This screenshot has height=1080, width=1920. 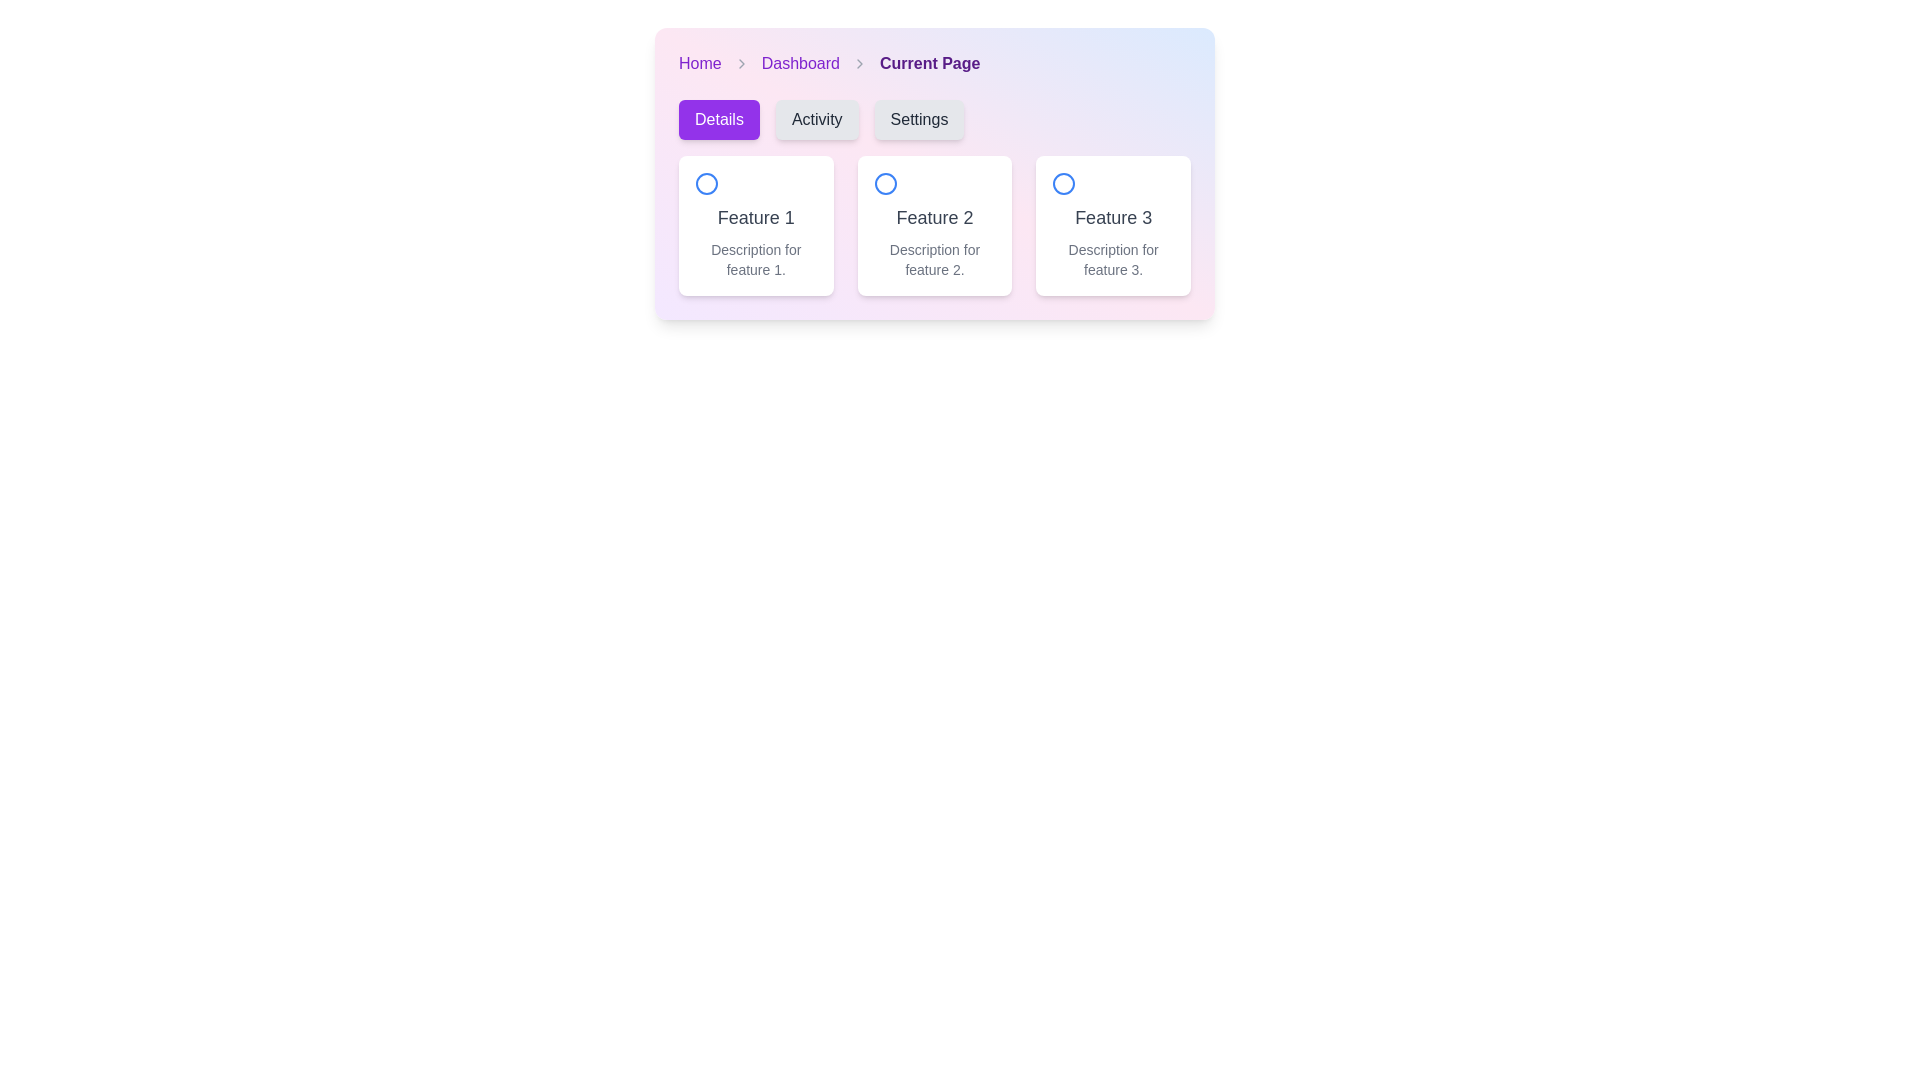 What do you see at coordinates (755, 225) in the screenshot?
I see `the first card in the grid layout` at bounding box center [755, 225].